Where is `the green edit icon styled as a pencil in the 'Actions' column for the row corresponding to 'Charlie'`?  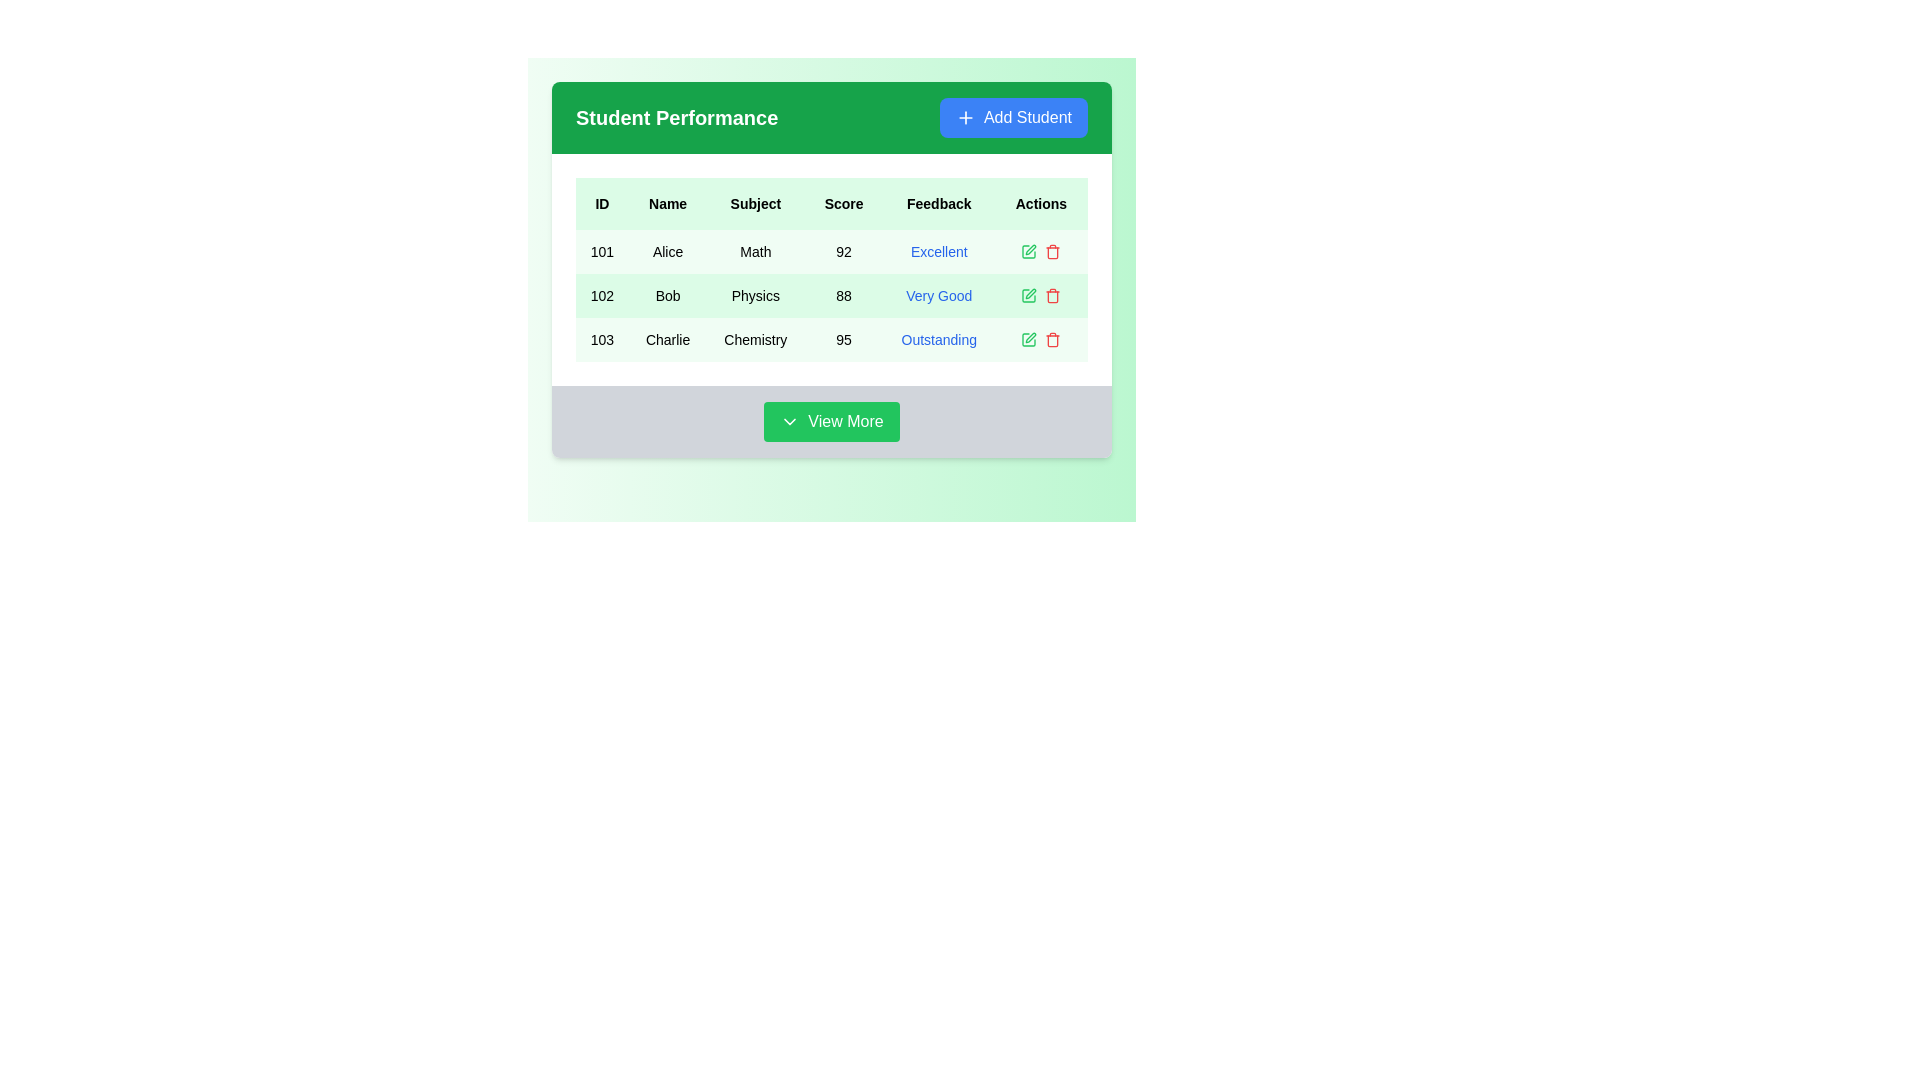
the green edit icon styled as a pencil in the 'Actions' column for the row corresponding to 'Charlie' is located at coordinates (1029, 338).